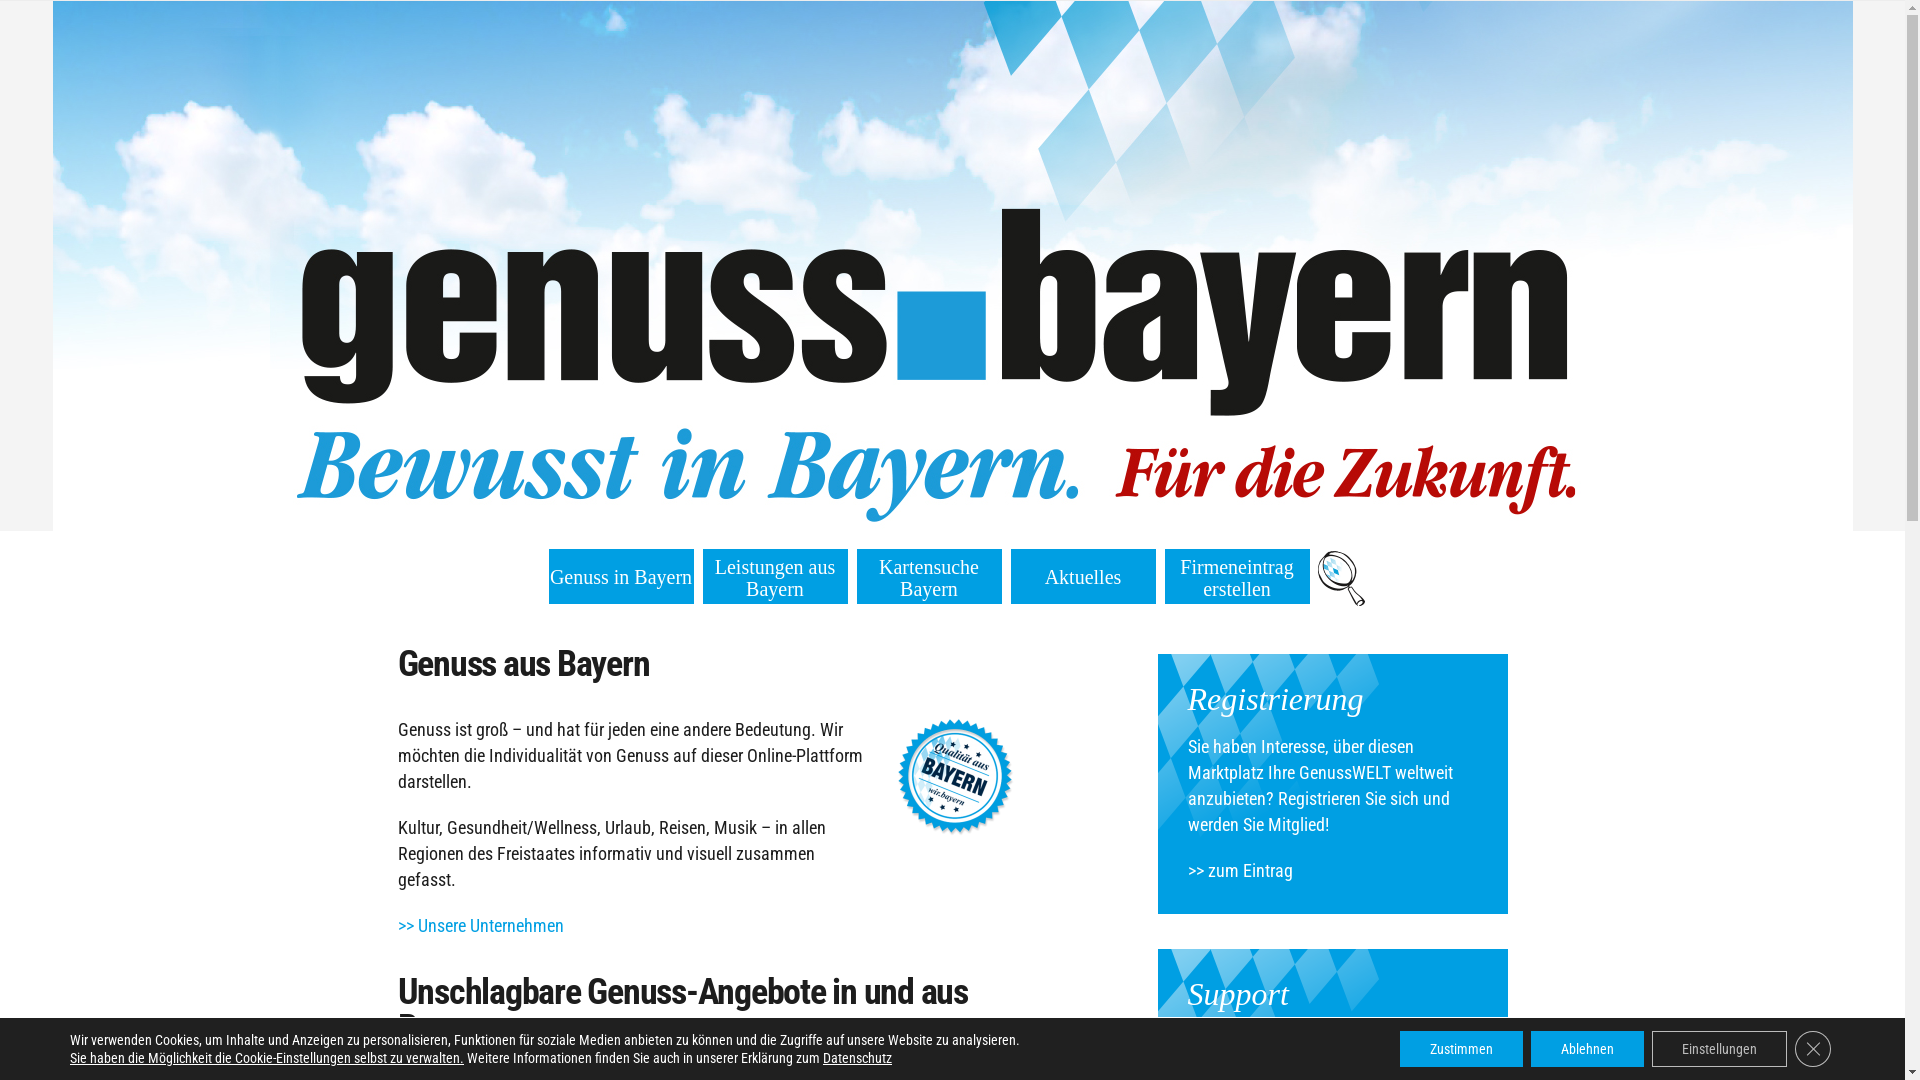  I want to click on '>> Unsere Unternehmen', so click(480, 925).